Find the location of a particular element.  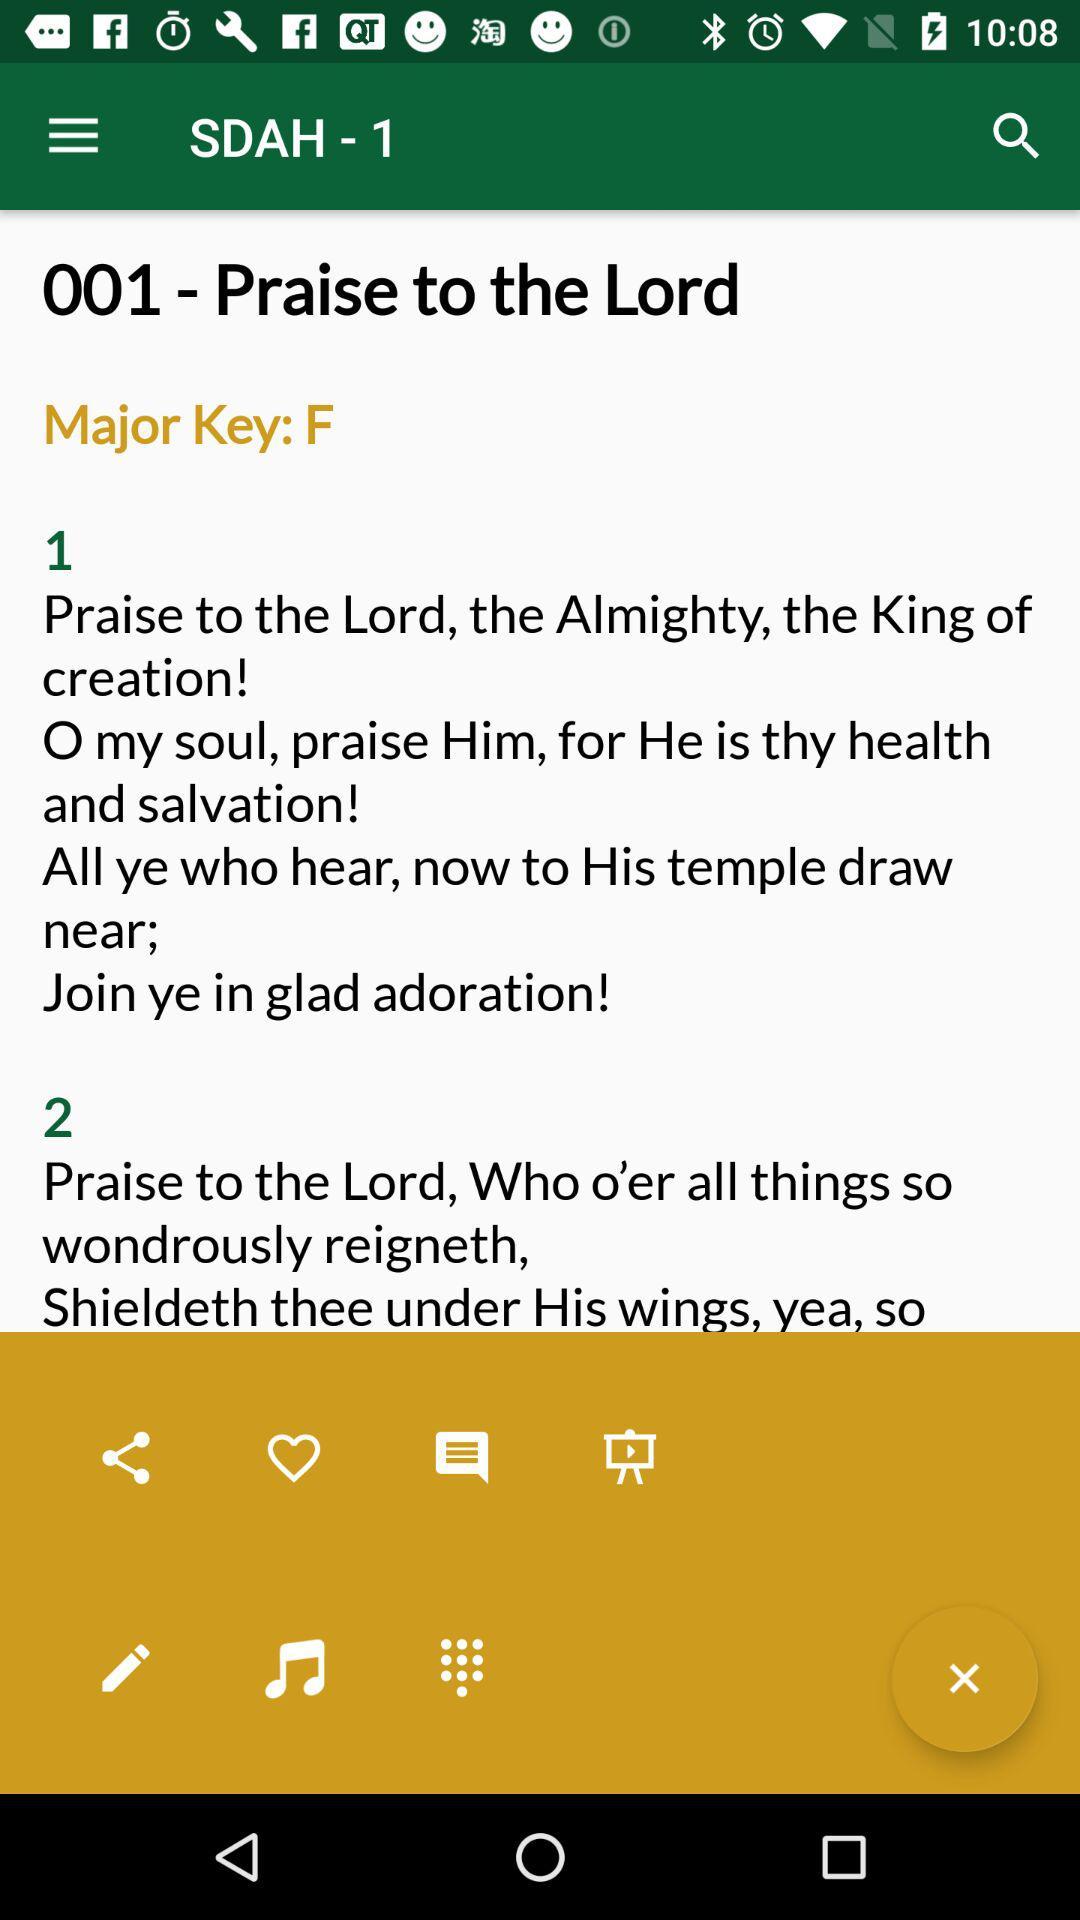

item at the bottom right corner is located at coordinates (963, 1678).